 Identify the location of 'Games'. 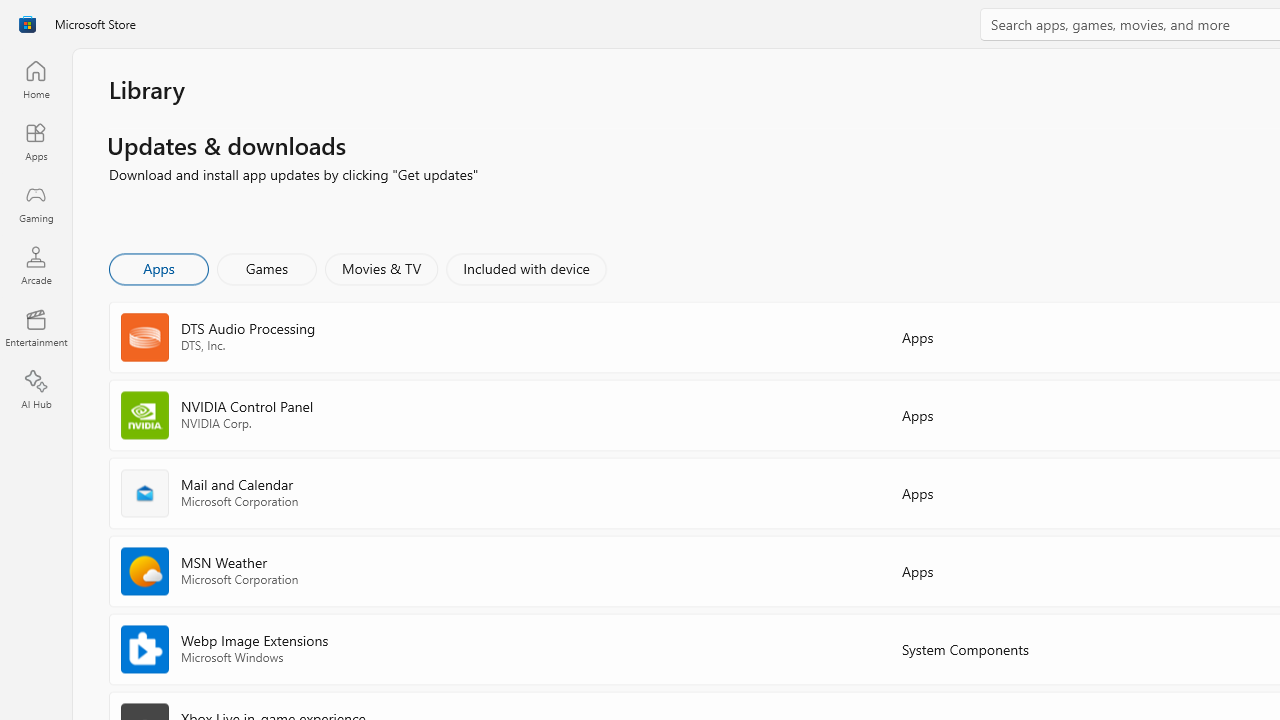
(266, 267).